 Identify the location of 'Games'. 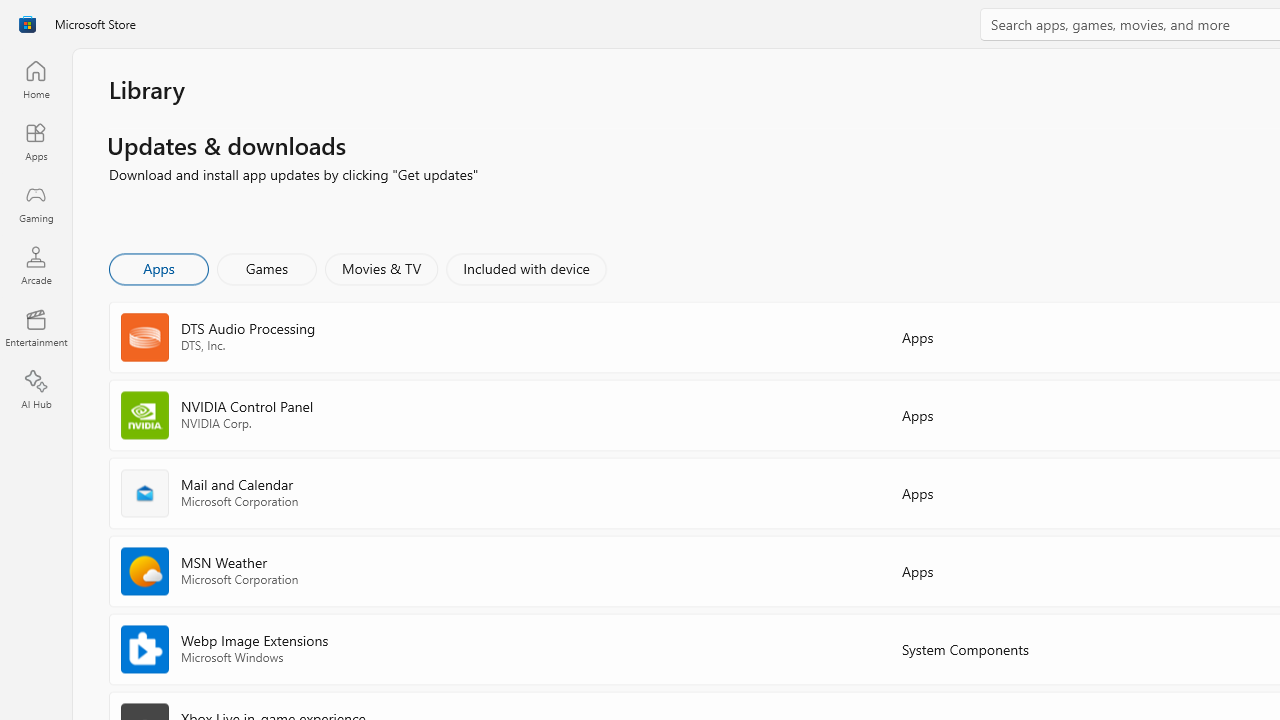
(266, 267).